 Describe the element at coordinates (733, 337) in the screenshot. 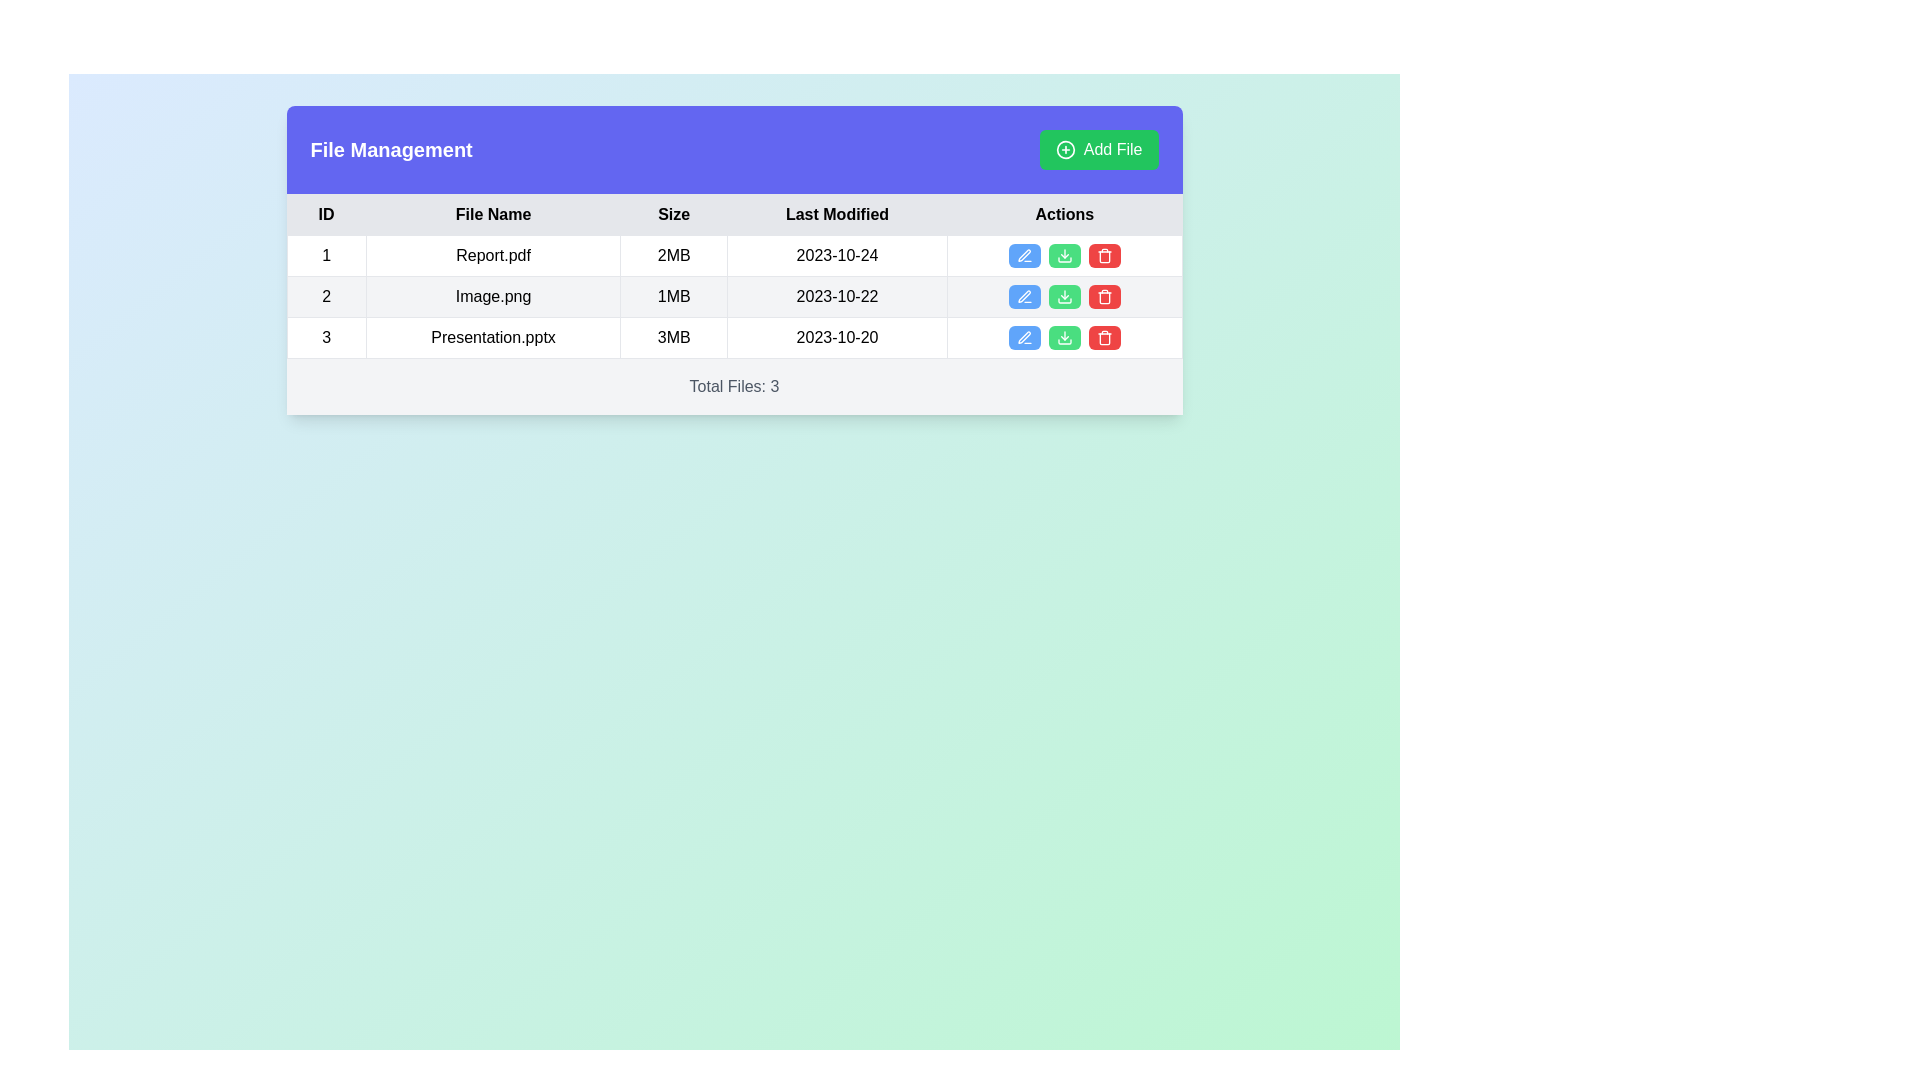

I see `and drop the third row in the table containing the file 'Presentation.pptx'` at that location.